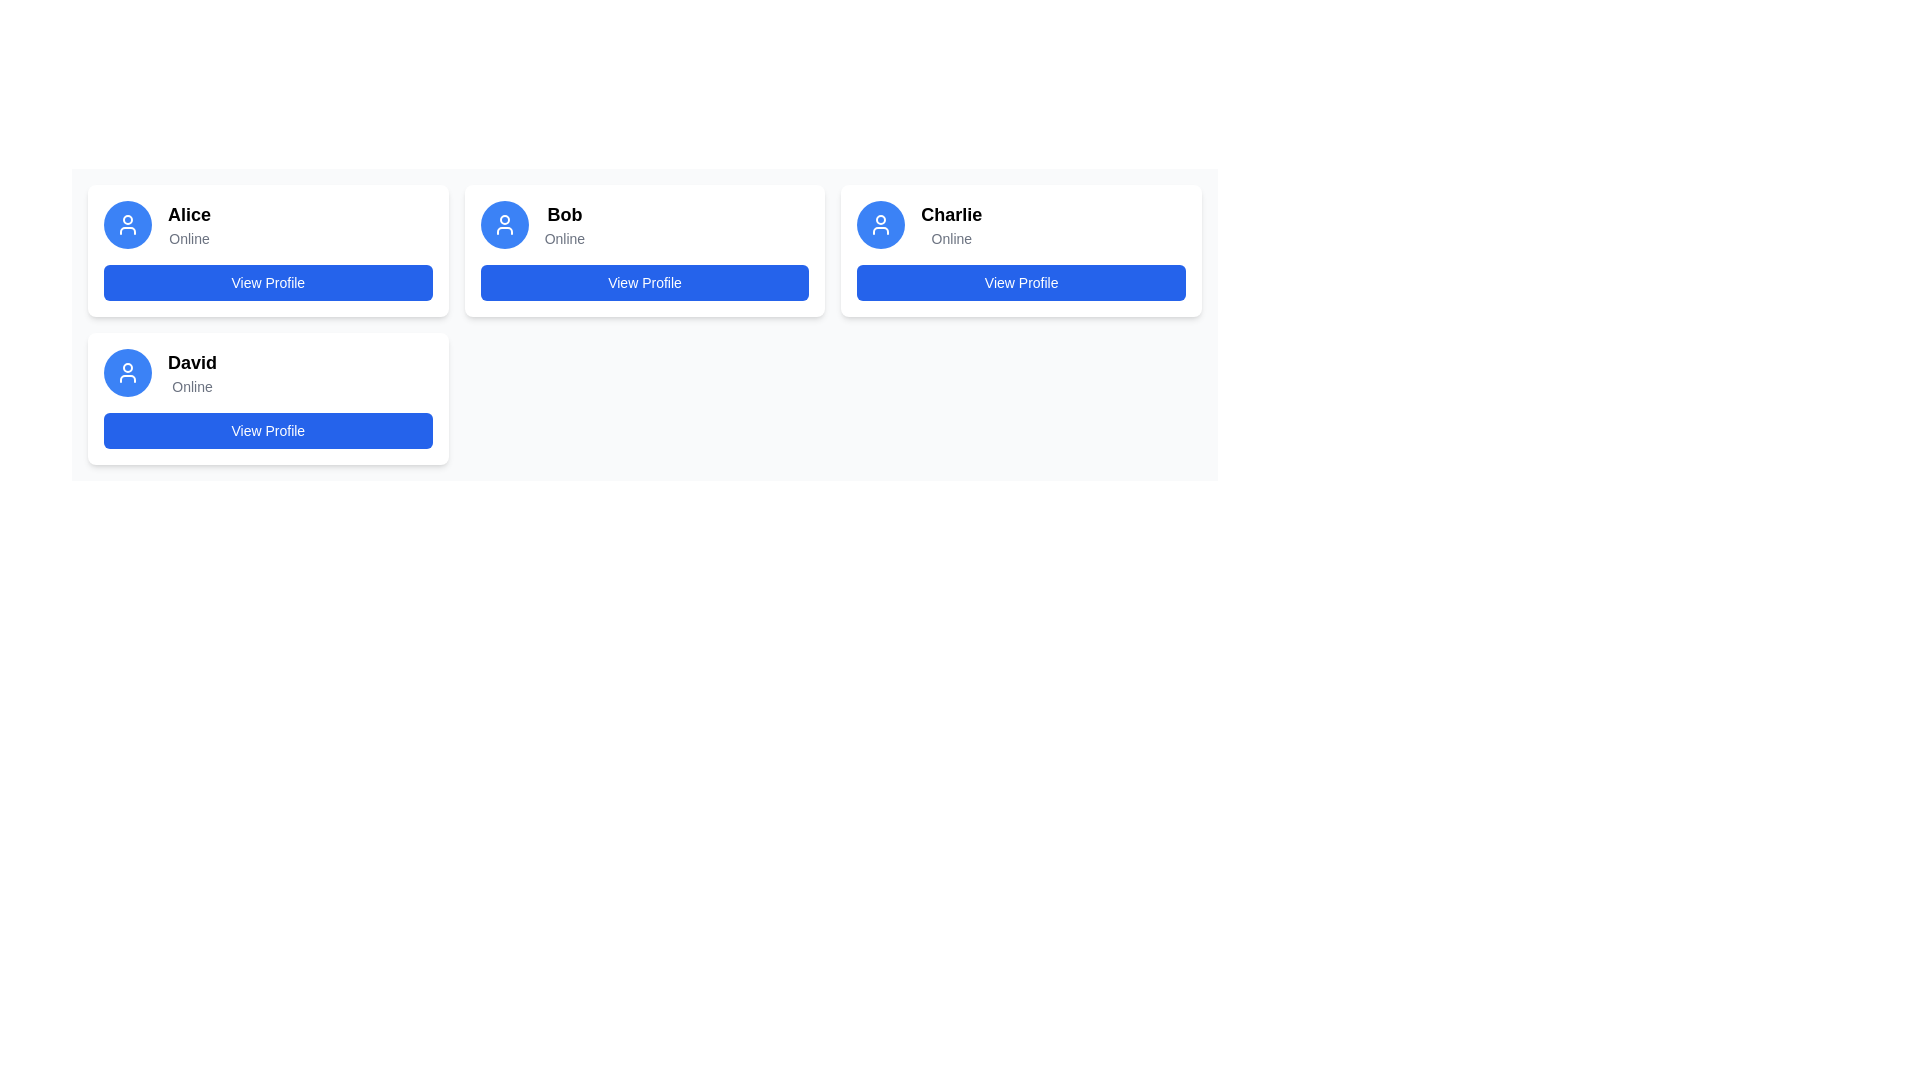 This screenshot has height=1080, width=1920. I want to click on the Text Display that shows 'David' in bold and 'Online' in soft gray, which is located in the third profile card of the second row, positioned to the right of an avatar icon, so click(192, 373).